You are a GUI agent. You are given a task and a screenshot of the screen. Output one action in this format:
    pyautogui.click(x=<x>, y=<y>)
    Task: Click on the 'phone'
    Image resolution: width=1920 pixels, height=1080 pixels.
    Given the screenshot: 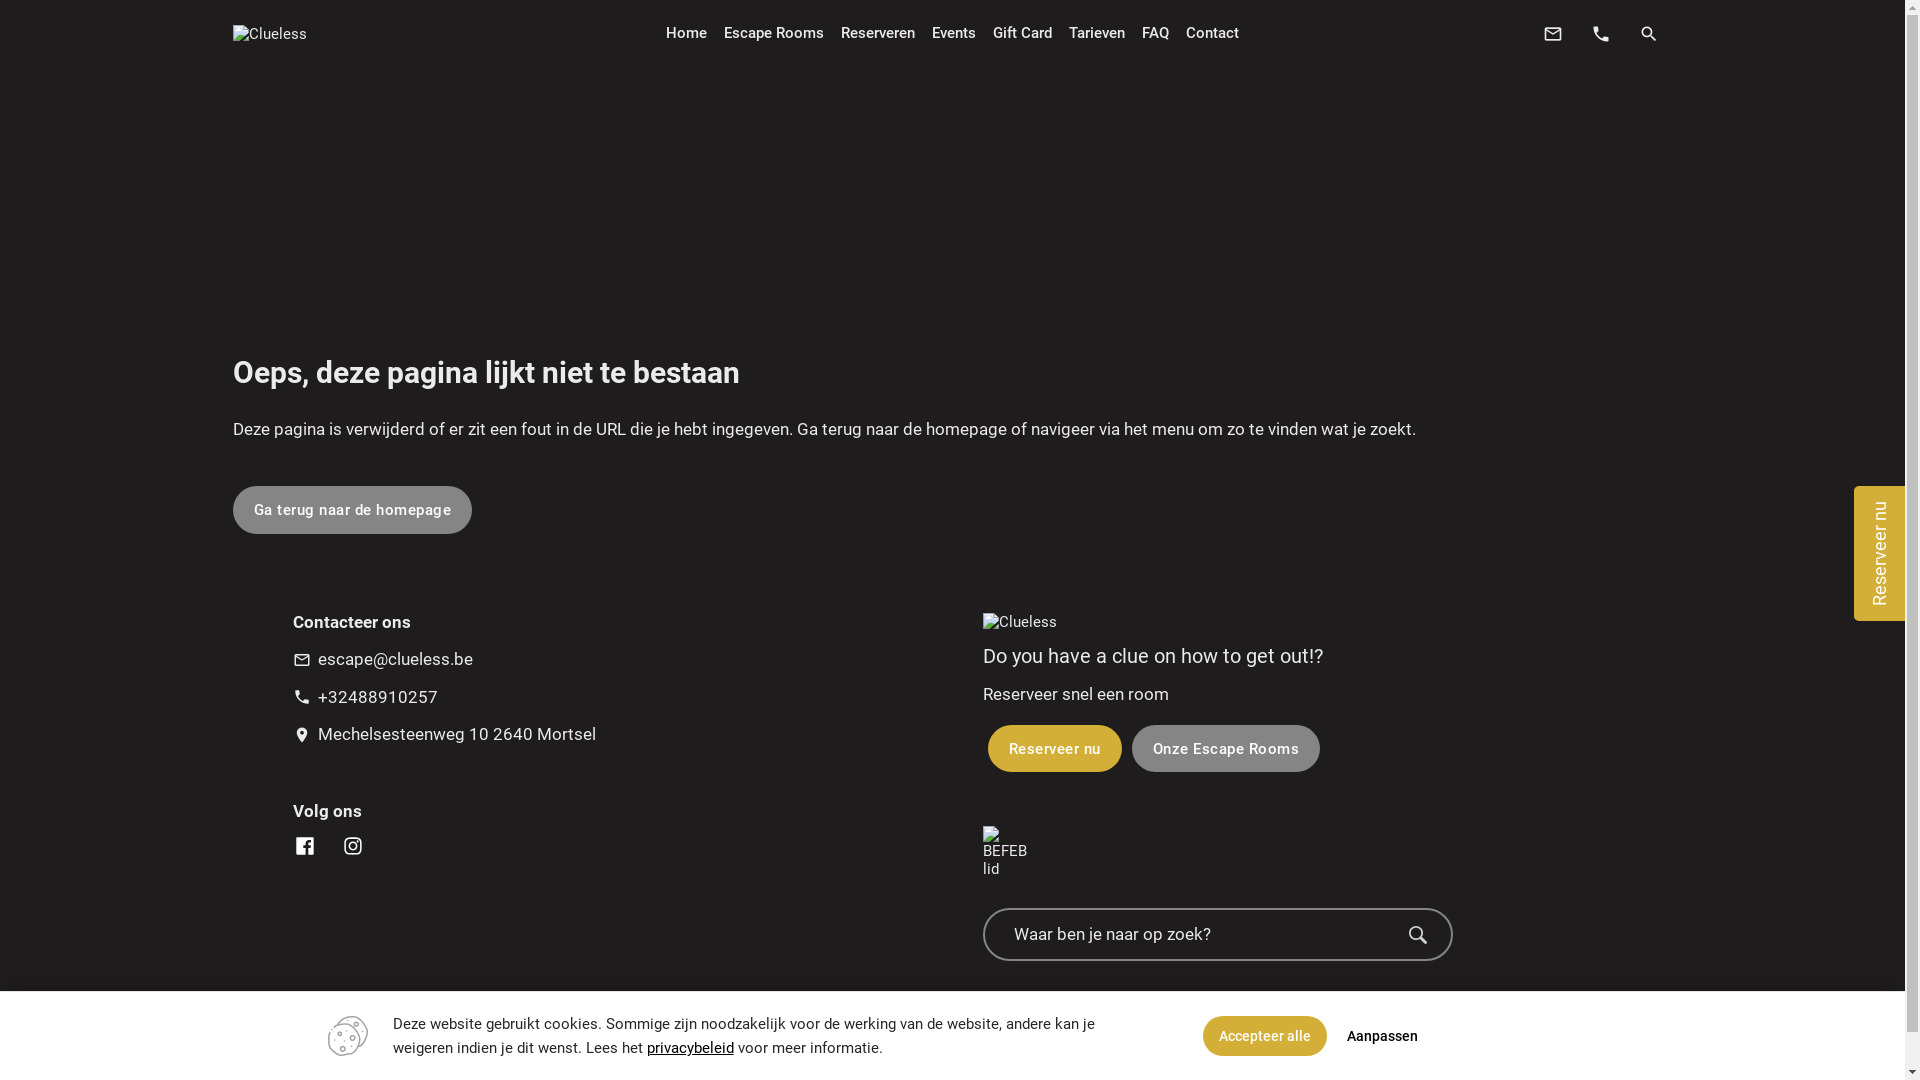 What is the action you would take?
    pyautogui.click(x=1598, y=33)
    